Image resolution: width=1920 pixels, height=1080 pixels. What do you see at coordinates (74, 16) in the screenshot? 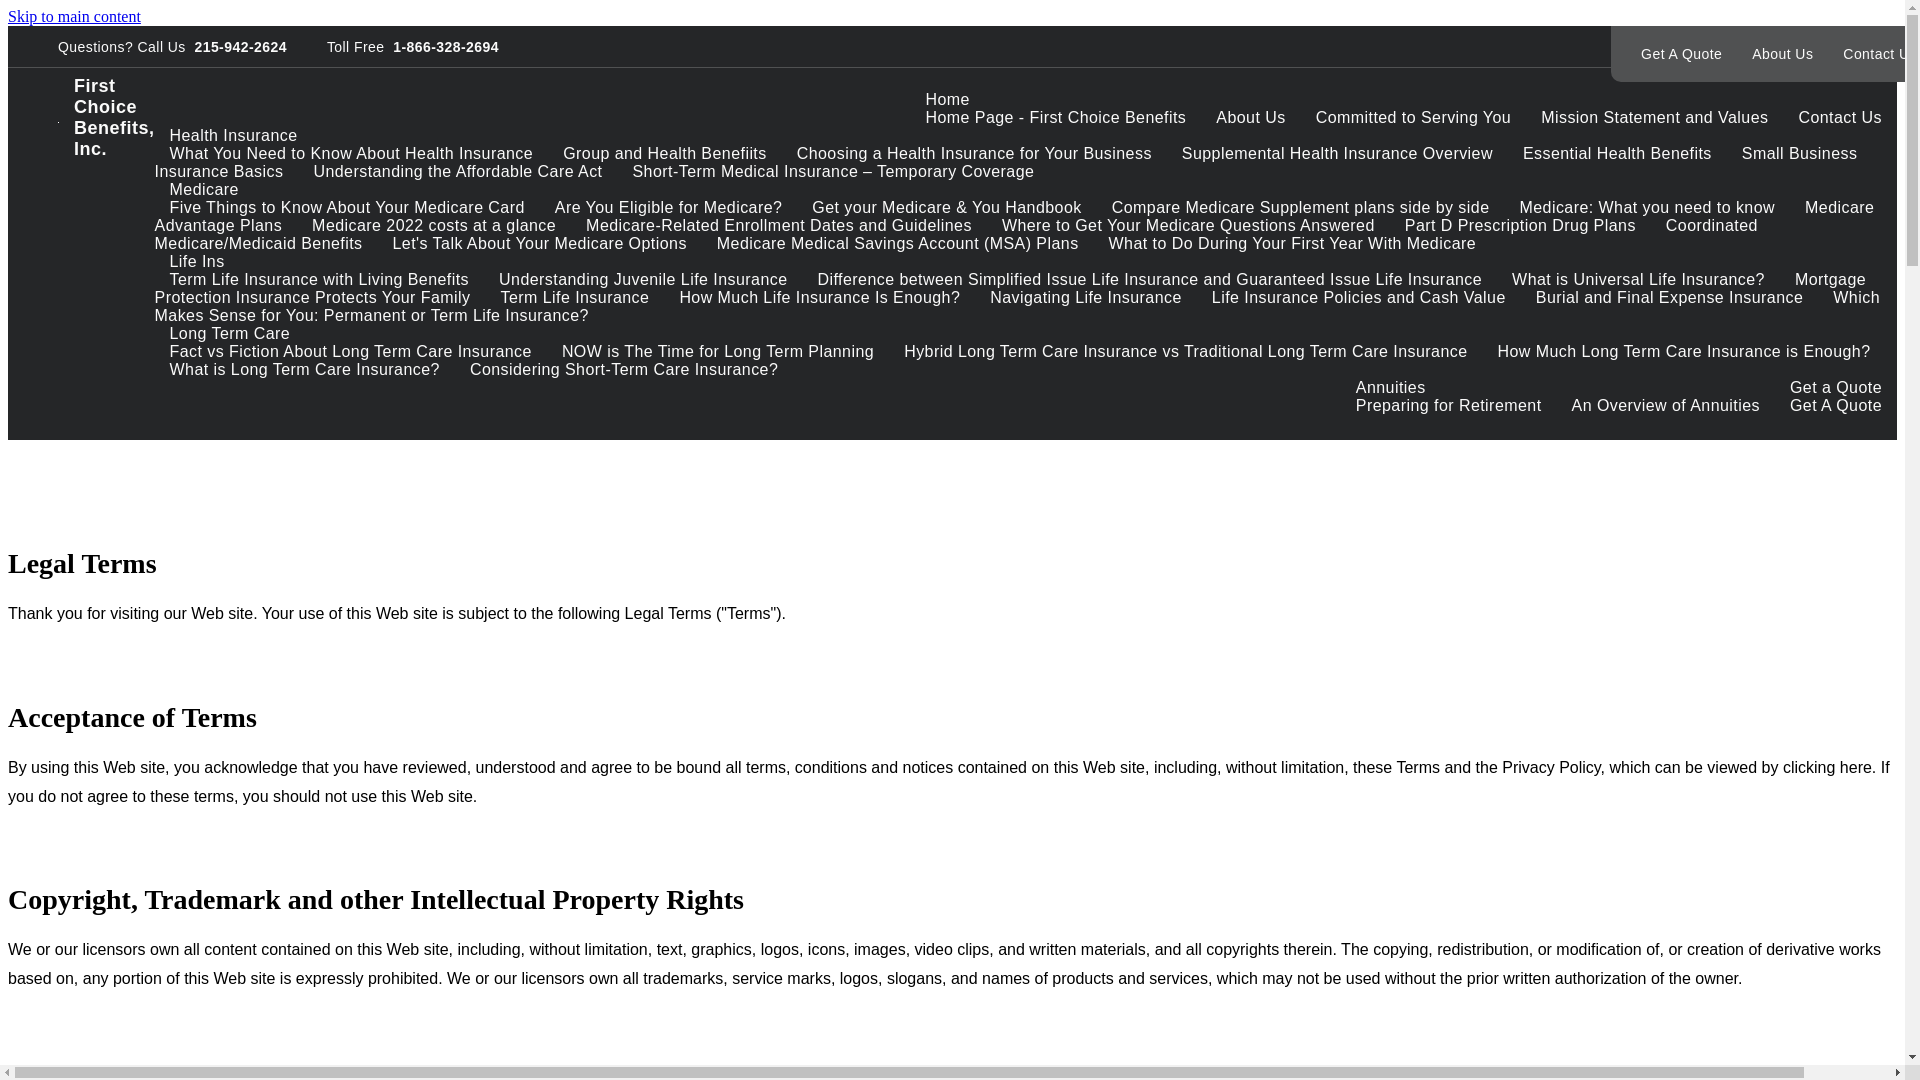
I see `'Skip to main content'` at bounding box center [74, 16].